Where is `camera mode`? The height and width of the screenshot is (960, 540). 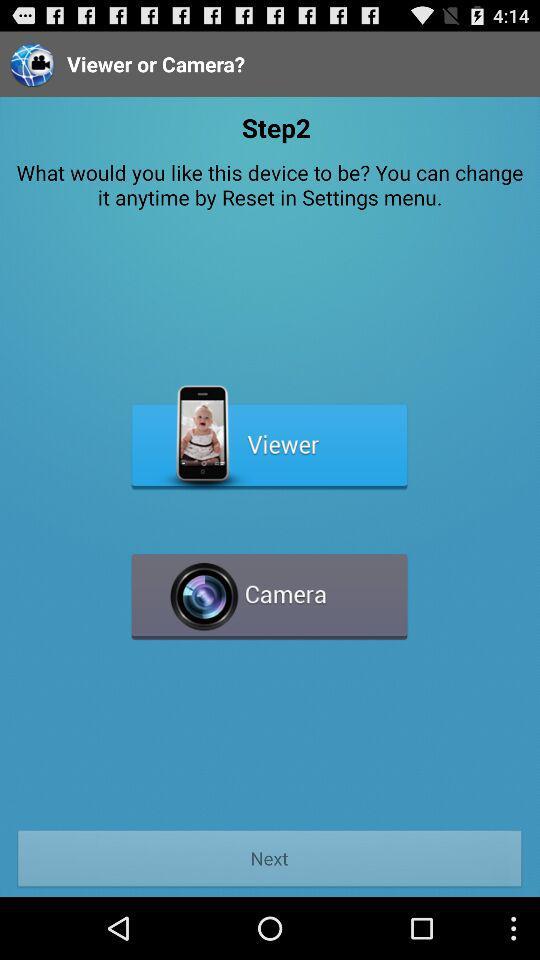 camera mode is located at coordinates (269, 588).